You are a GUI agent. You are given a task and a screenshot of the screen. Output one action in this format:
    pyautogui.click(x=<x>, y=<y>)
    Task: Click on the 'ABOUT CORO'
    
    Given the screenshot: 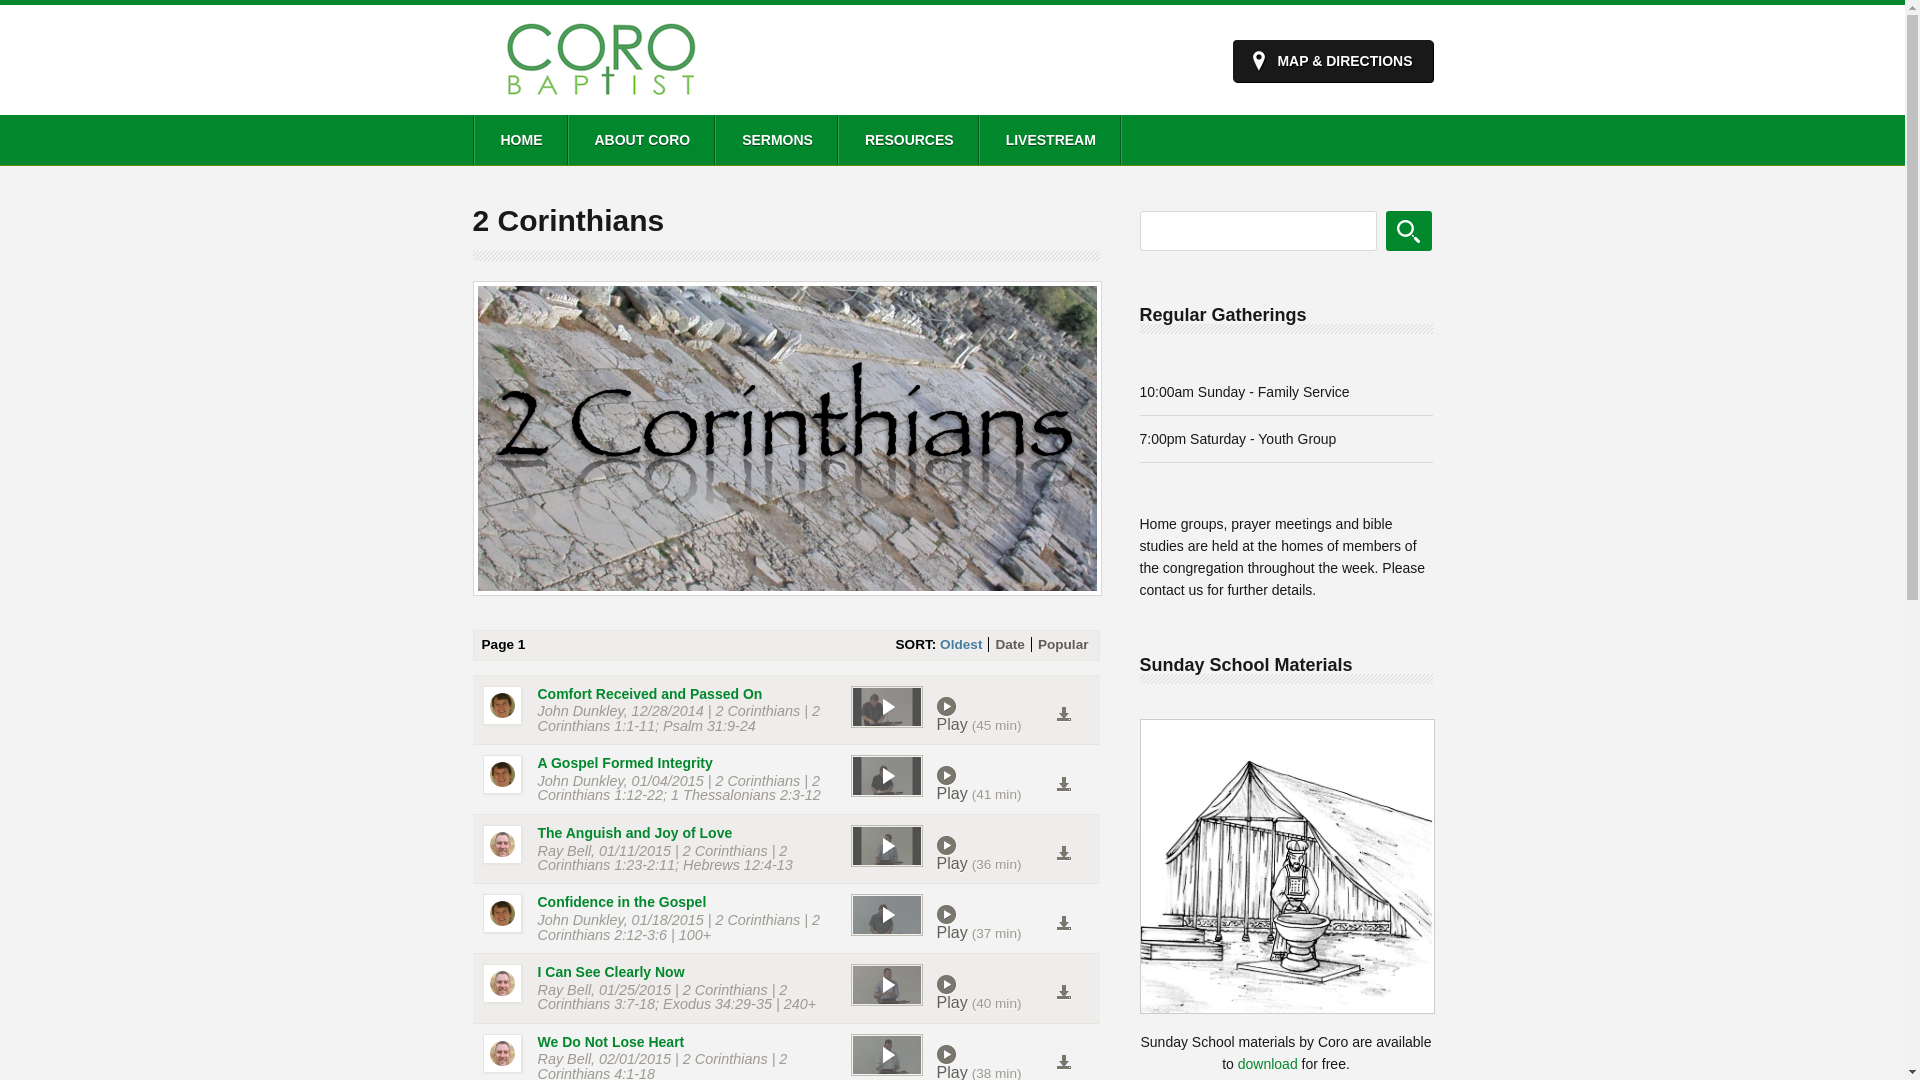 What is the action you would take?
    pyautogui.click(x=641, y=138)
    